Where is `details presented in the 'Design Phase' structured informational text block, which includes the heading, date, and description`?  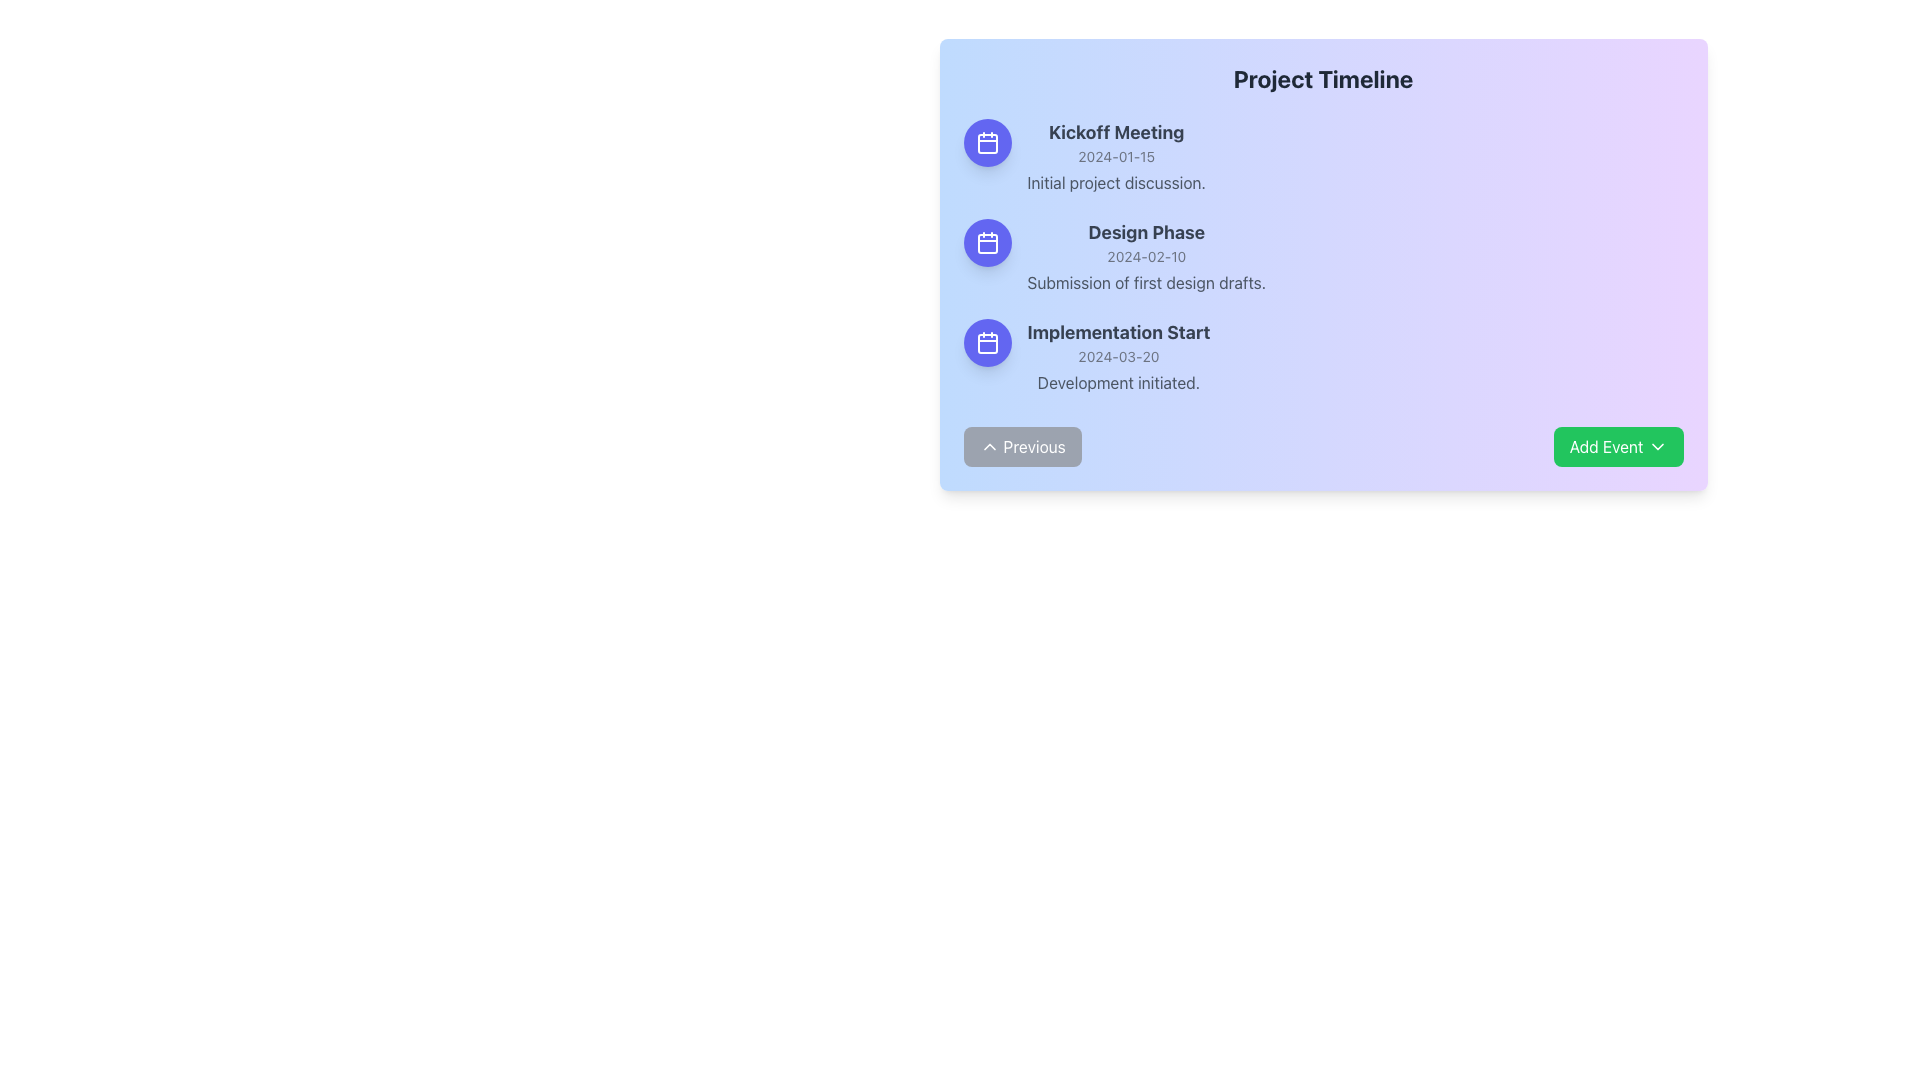
details presented in the 'Design Phase' structured informational text block, which includes the heading, date, and description is located at coordinates (1146, 256).